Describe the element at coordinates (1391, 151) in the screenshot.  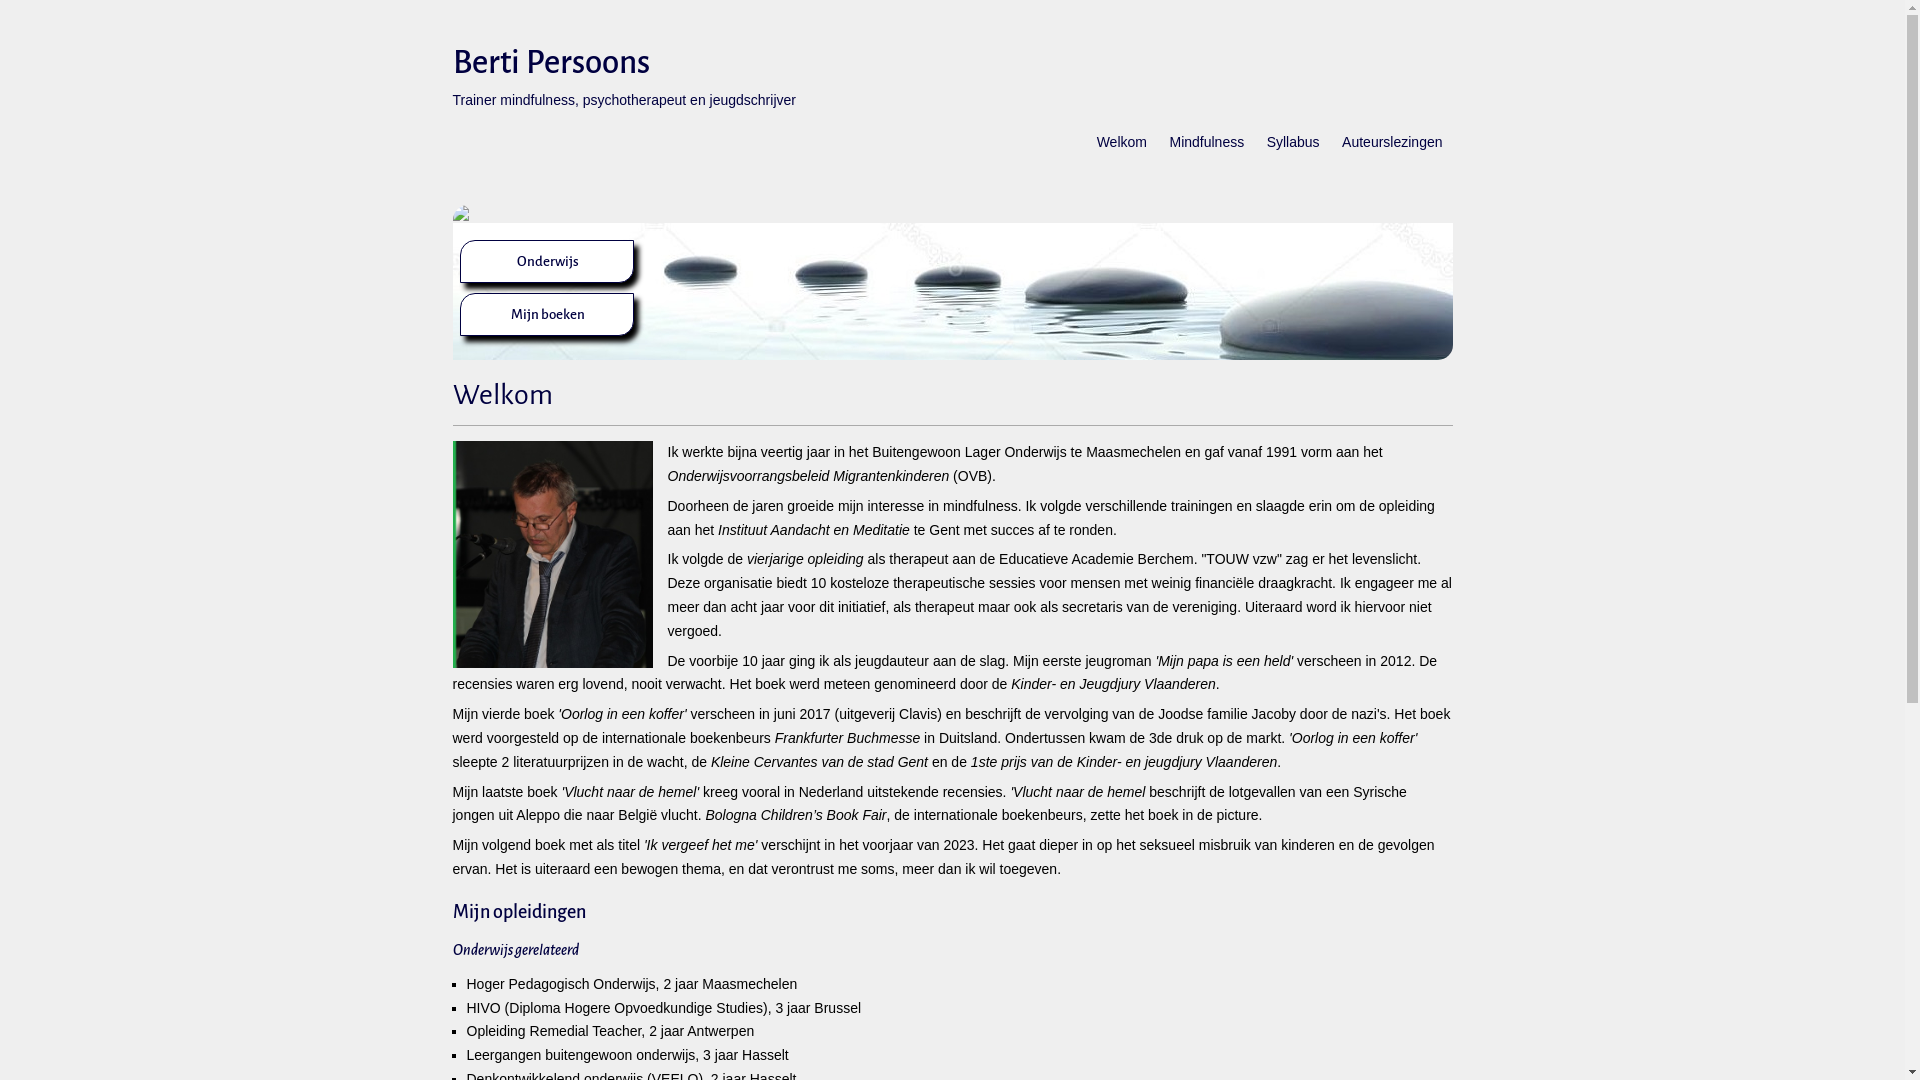
I see `'Auteurslezingen'` at that location.